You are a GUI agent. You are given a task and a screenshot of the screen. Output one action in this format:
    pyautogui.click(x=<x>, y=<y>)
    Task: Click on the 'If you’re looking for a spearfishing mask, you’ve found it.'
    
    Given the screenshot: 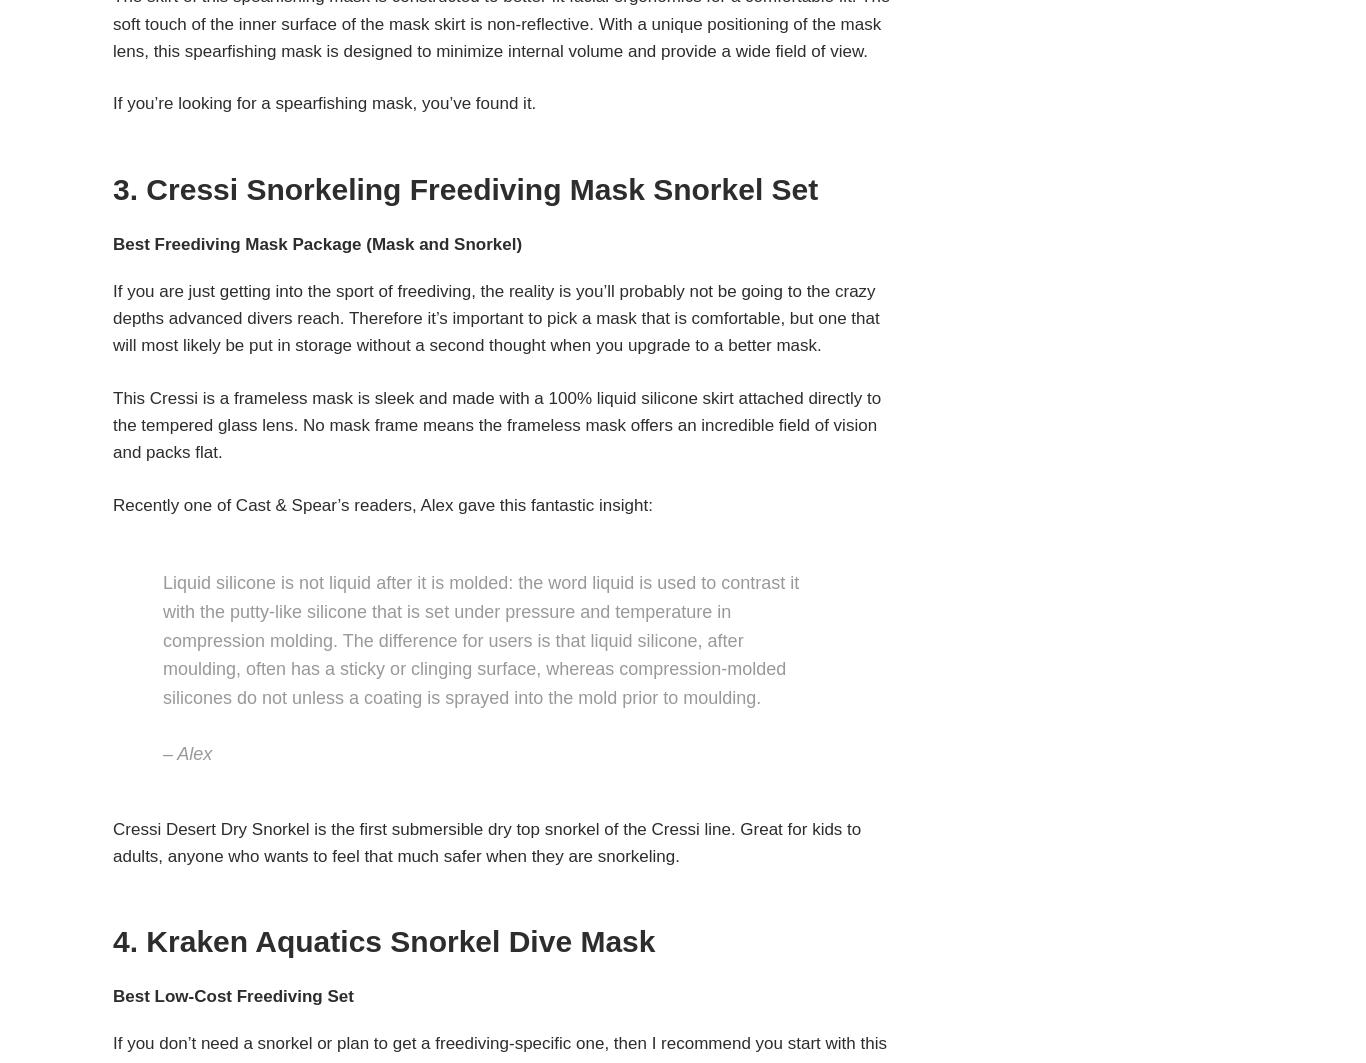 What is the action you would take?
    pyautogui.click(x=324, y=103)
    